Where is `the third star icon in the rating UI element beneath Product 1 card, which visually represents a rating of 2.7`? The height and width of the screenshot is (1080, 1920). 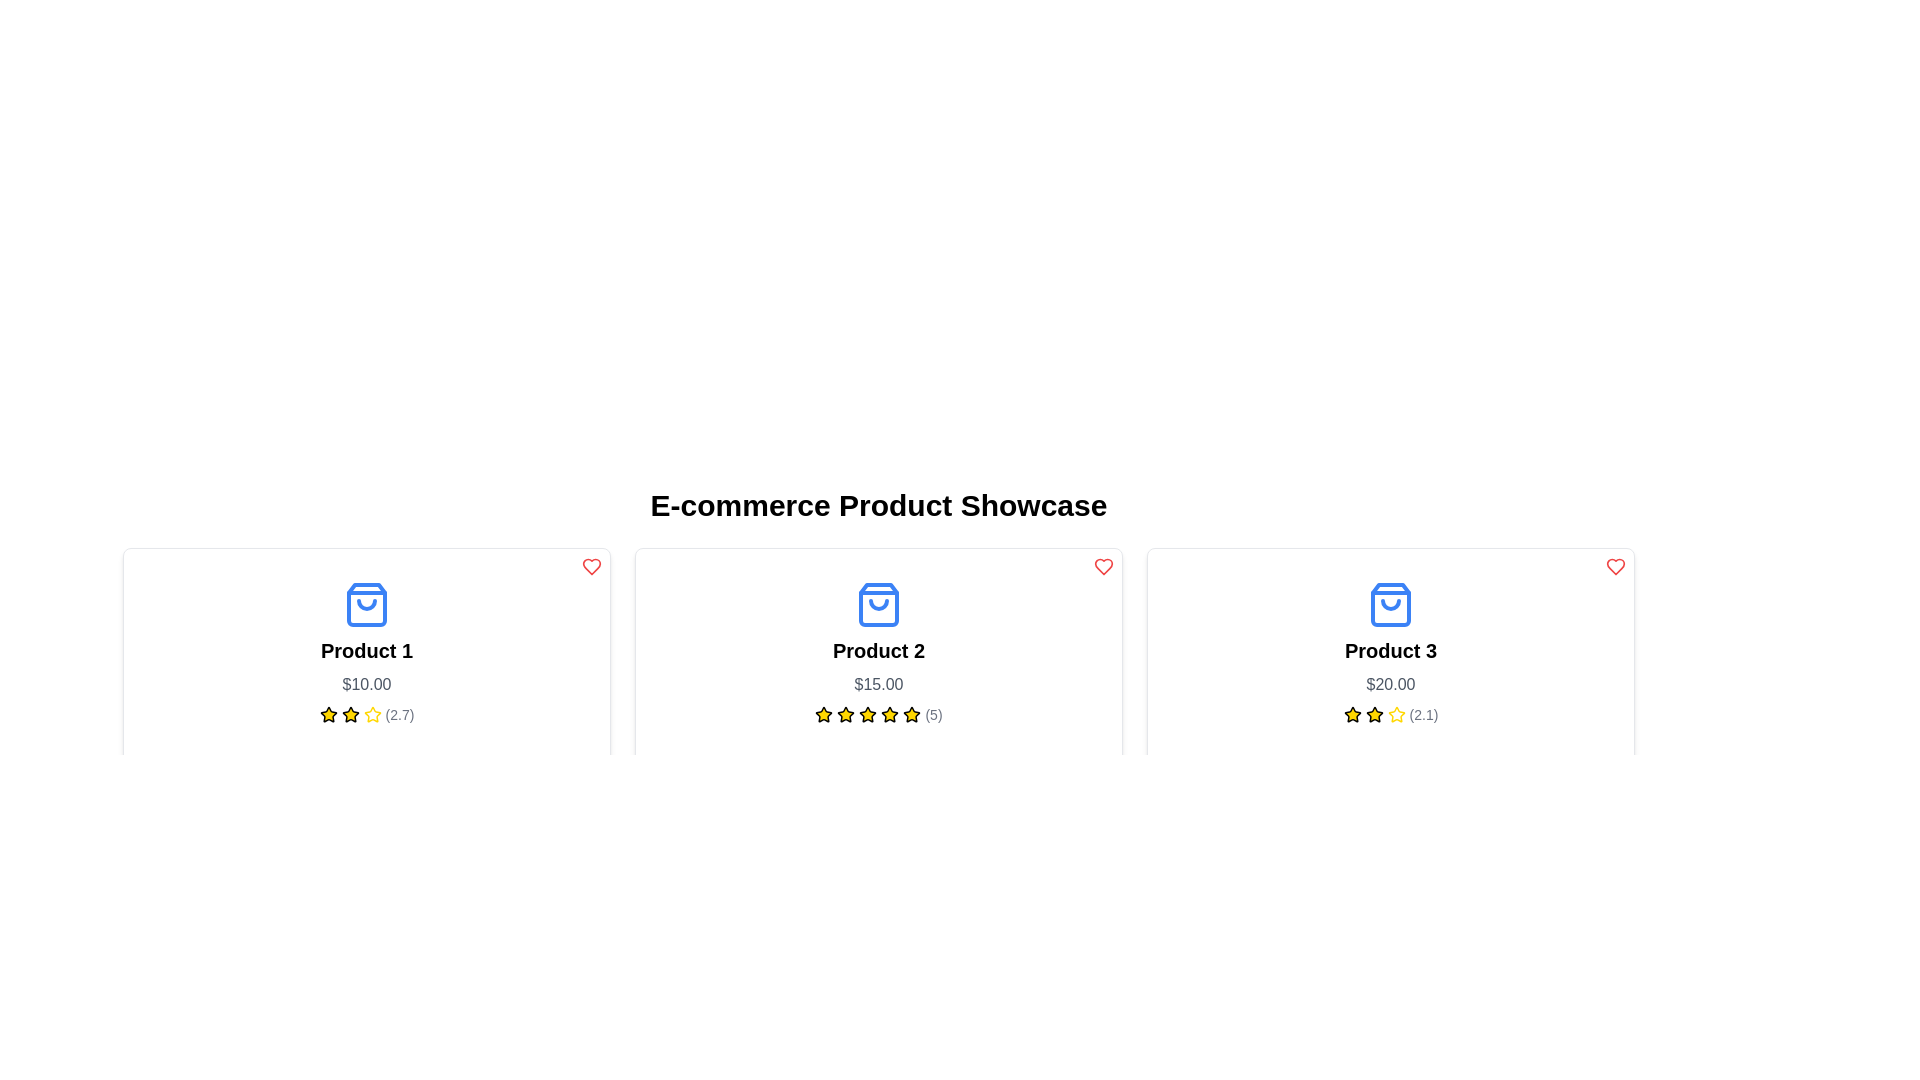
the third star icon in the rating UI element beneath Product 1 card, which visually represents a rating of 2.7 is located at coordinates (350, 713).